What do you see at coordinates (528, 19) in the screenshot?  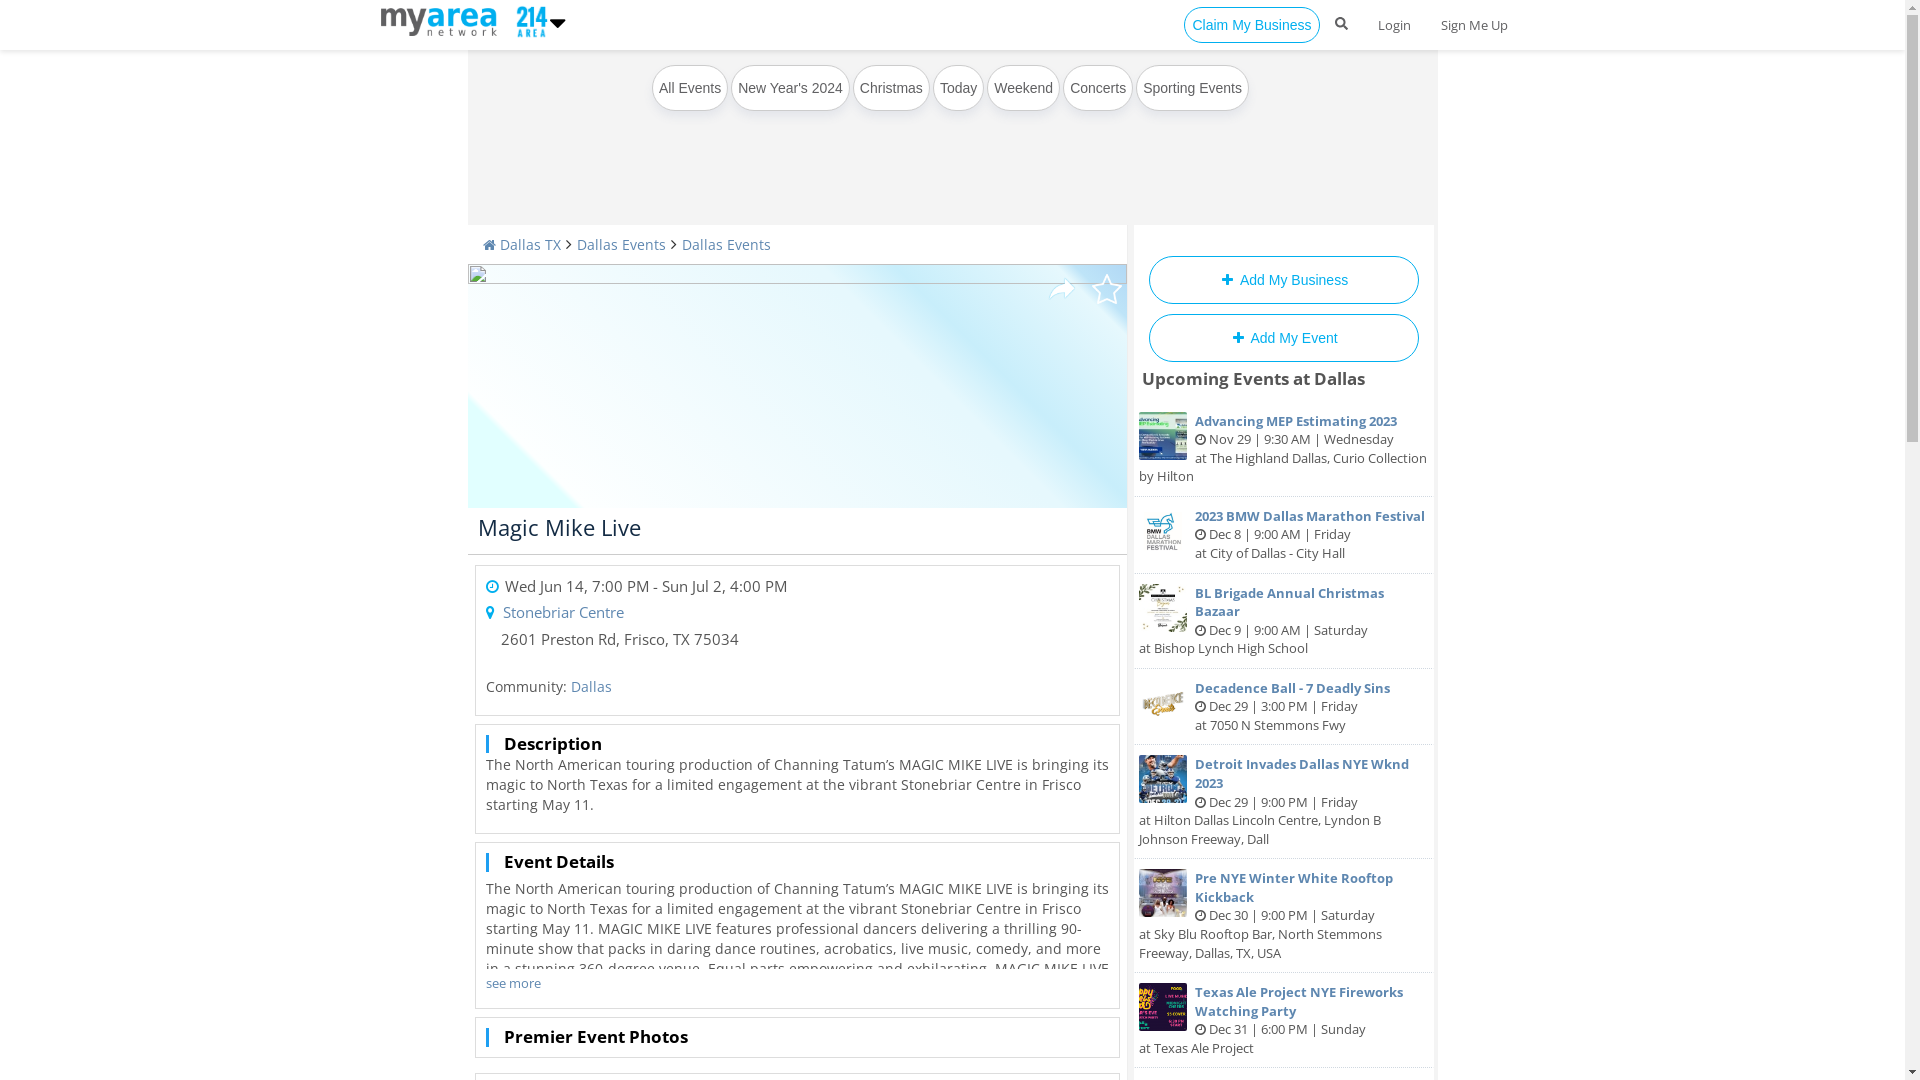 I see `'https://www.214area.com'` at bounding box center [528, 19].